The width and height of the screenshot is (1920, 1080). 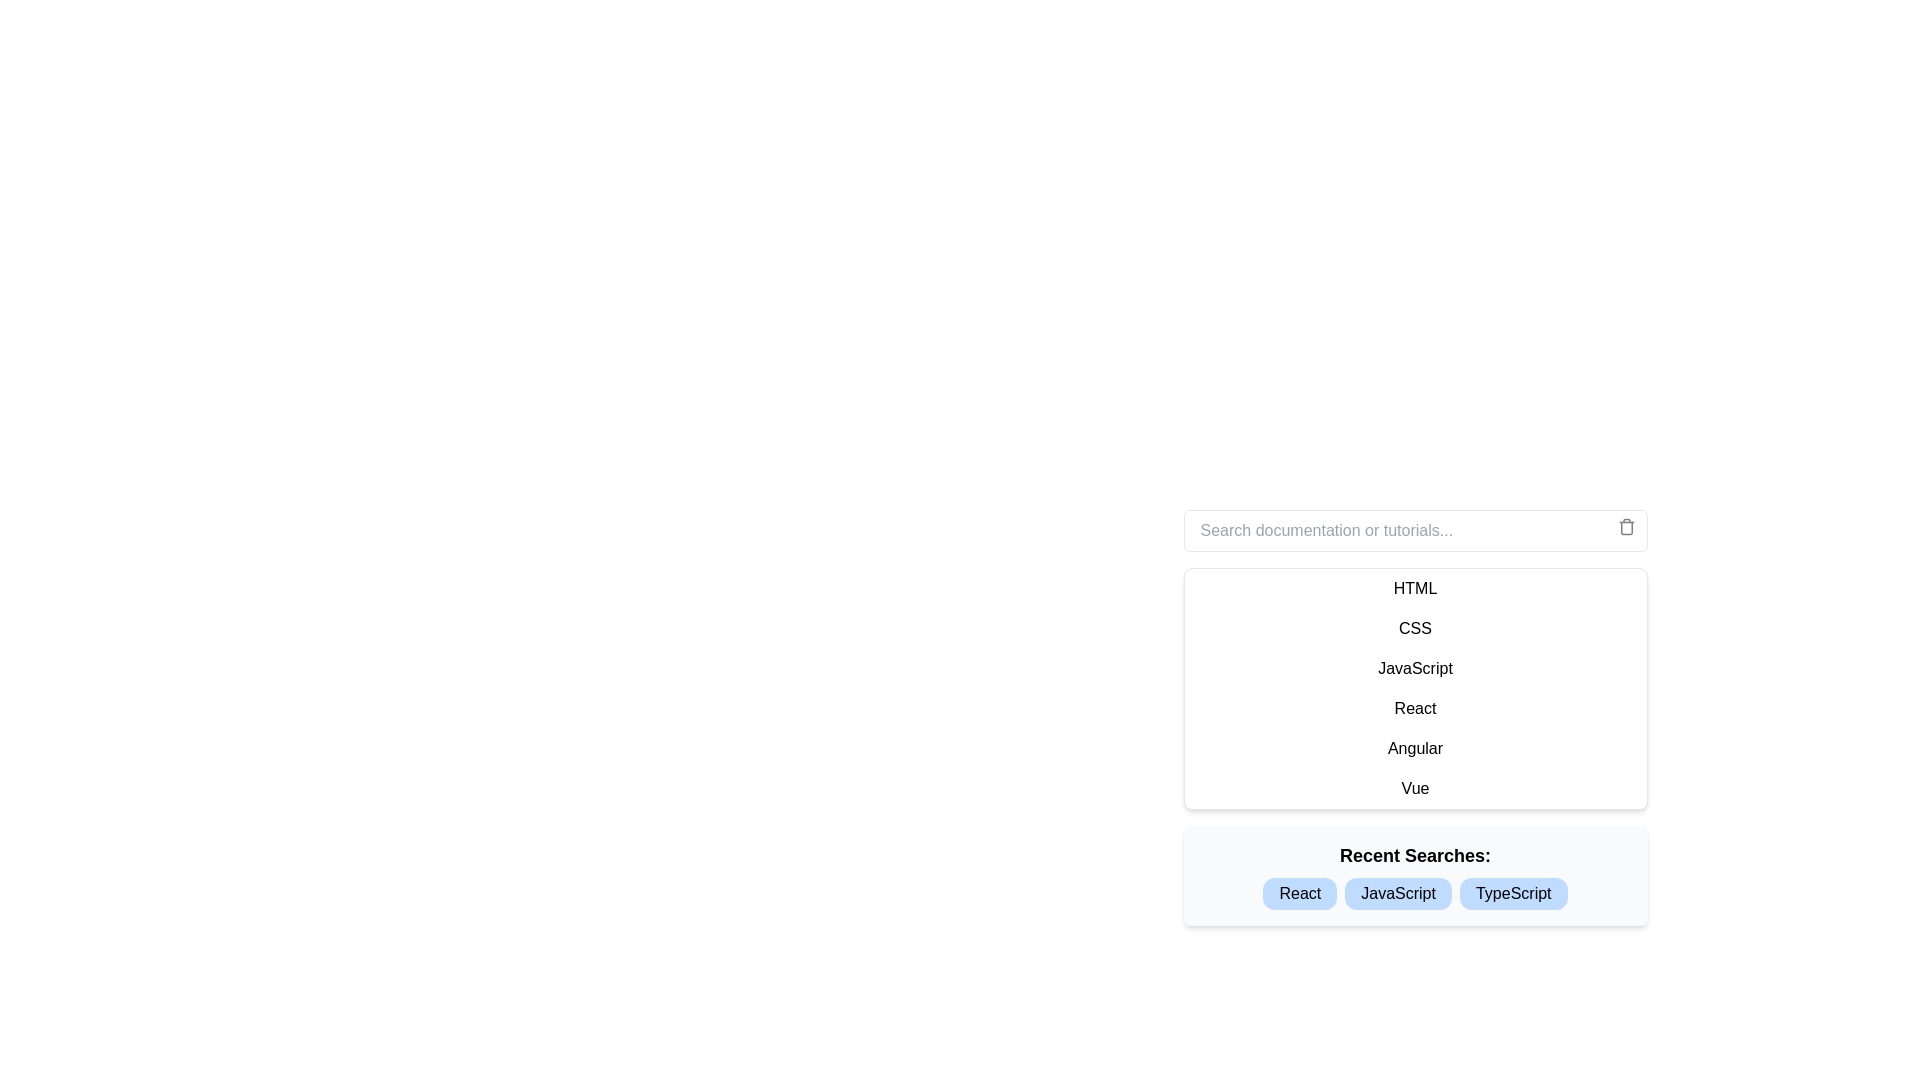 What do you see at coordinates (1414, 688) in the screenshot?
I see `the interactive list box containing programming language items (HTML, CSS, JavaScript, React, Angular, and Vue)` at bounding box center [1414, 688].